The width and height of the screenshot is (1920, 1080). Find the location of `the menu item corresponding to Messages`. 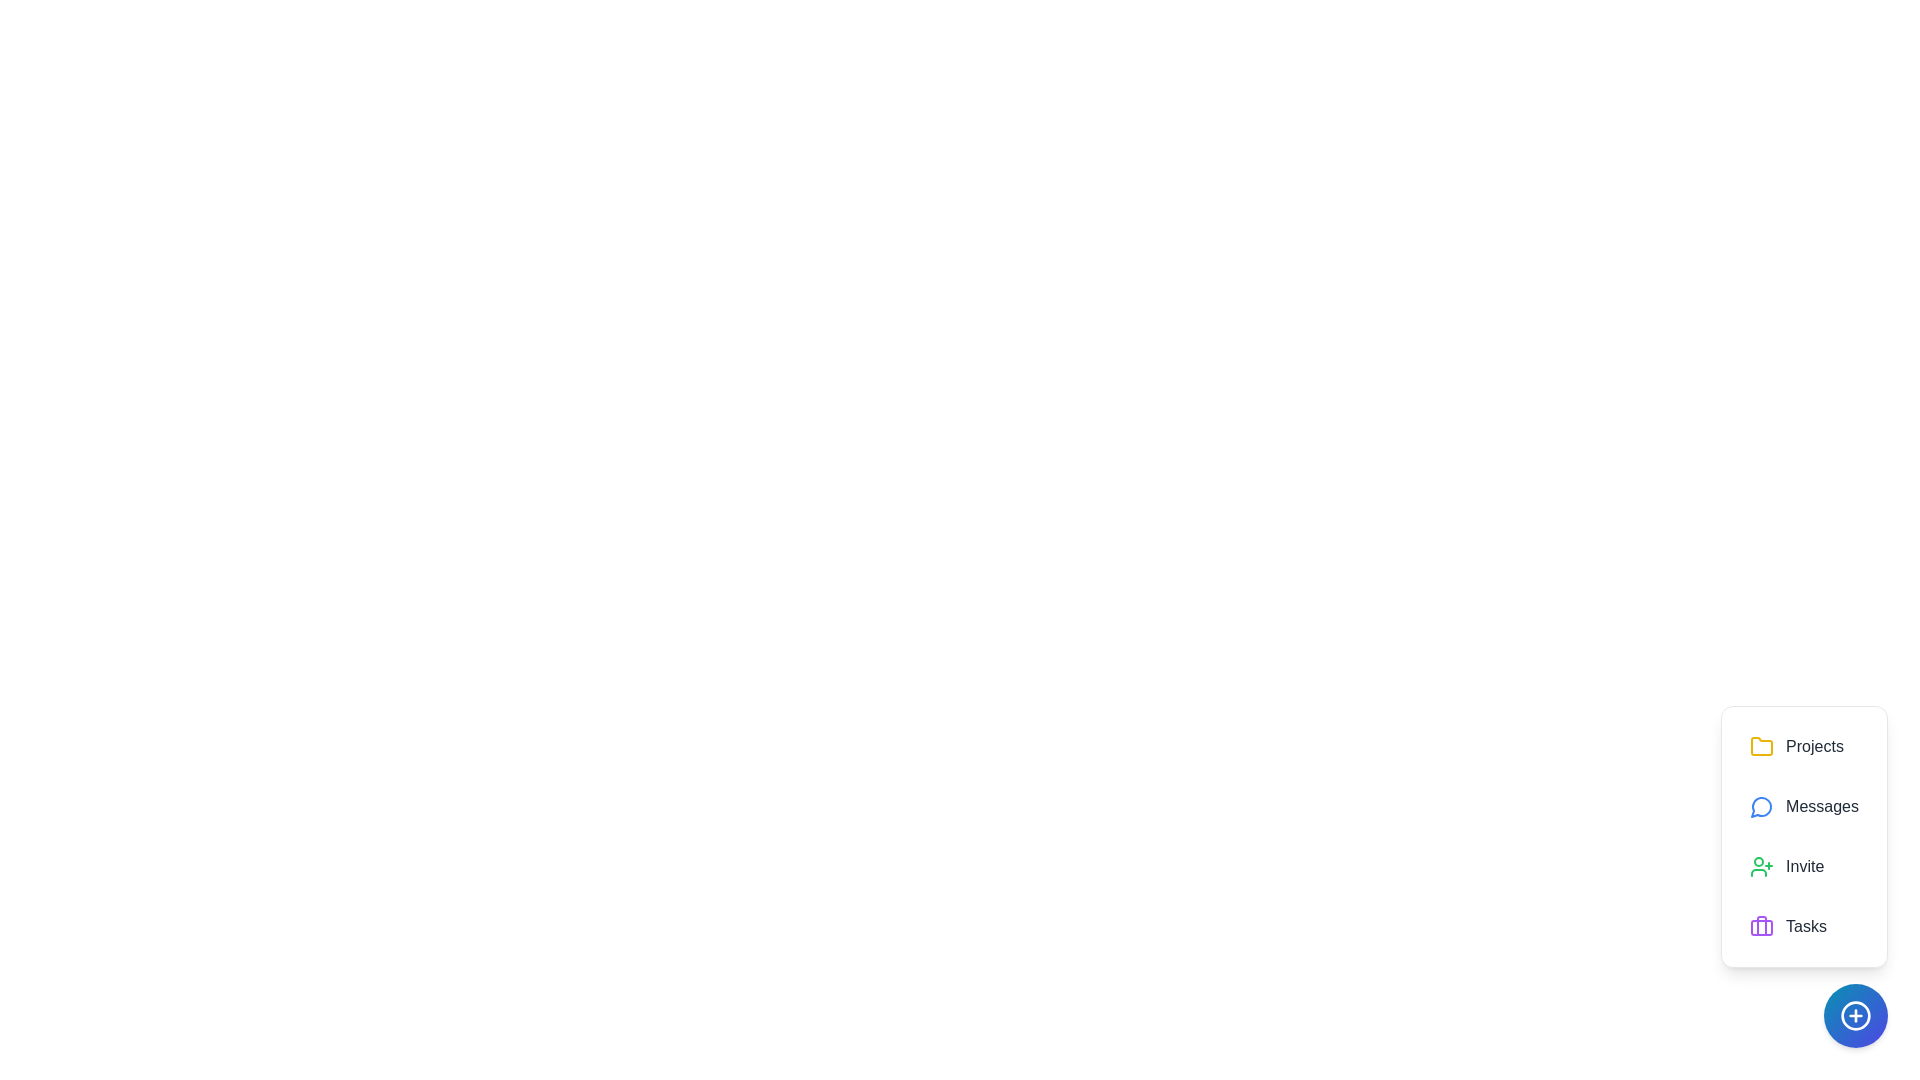

the menu item corresponding to Messages is located at coordinates (1804, 805).